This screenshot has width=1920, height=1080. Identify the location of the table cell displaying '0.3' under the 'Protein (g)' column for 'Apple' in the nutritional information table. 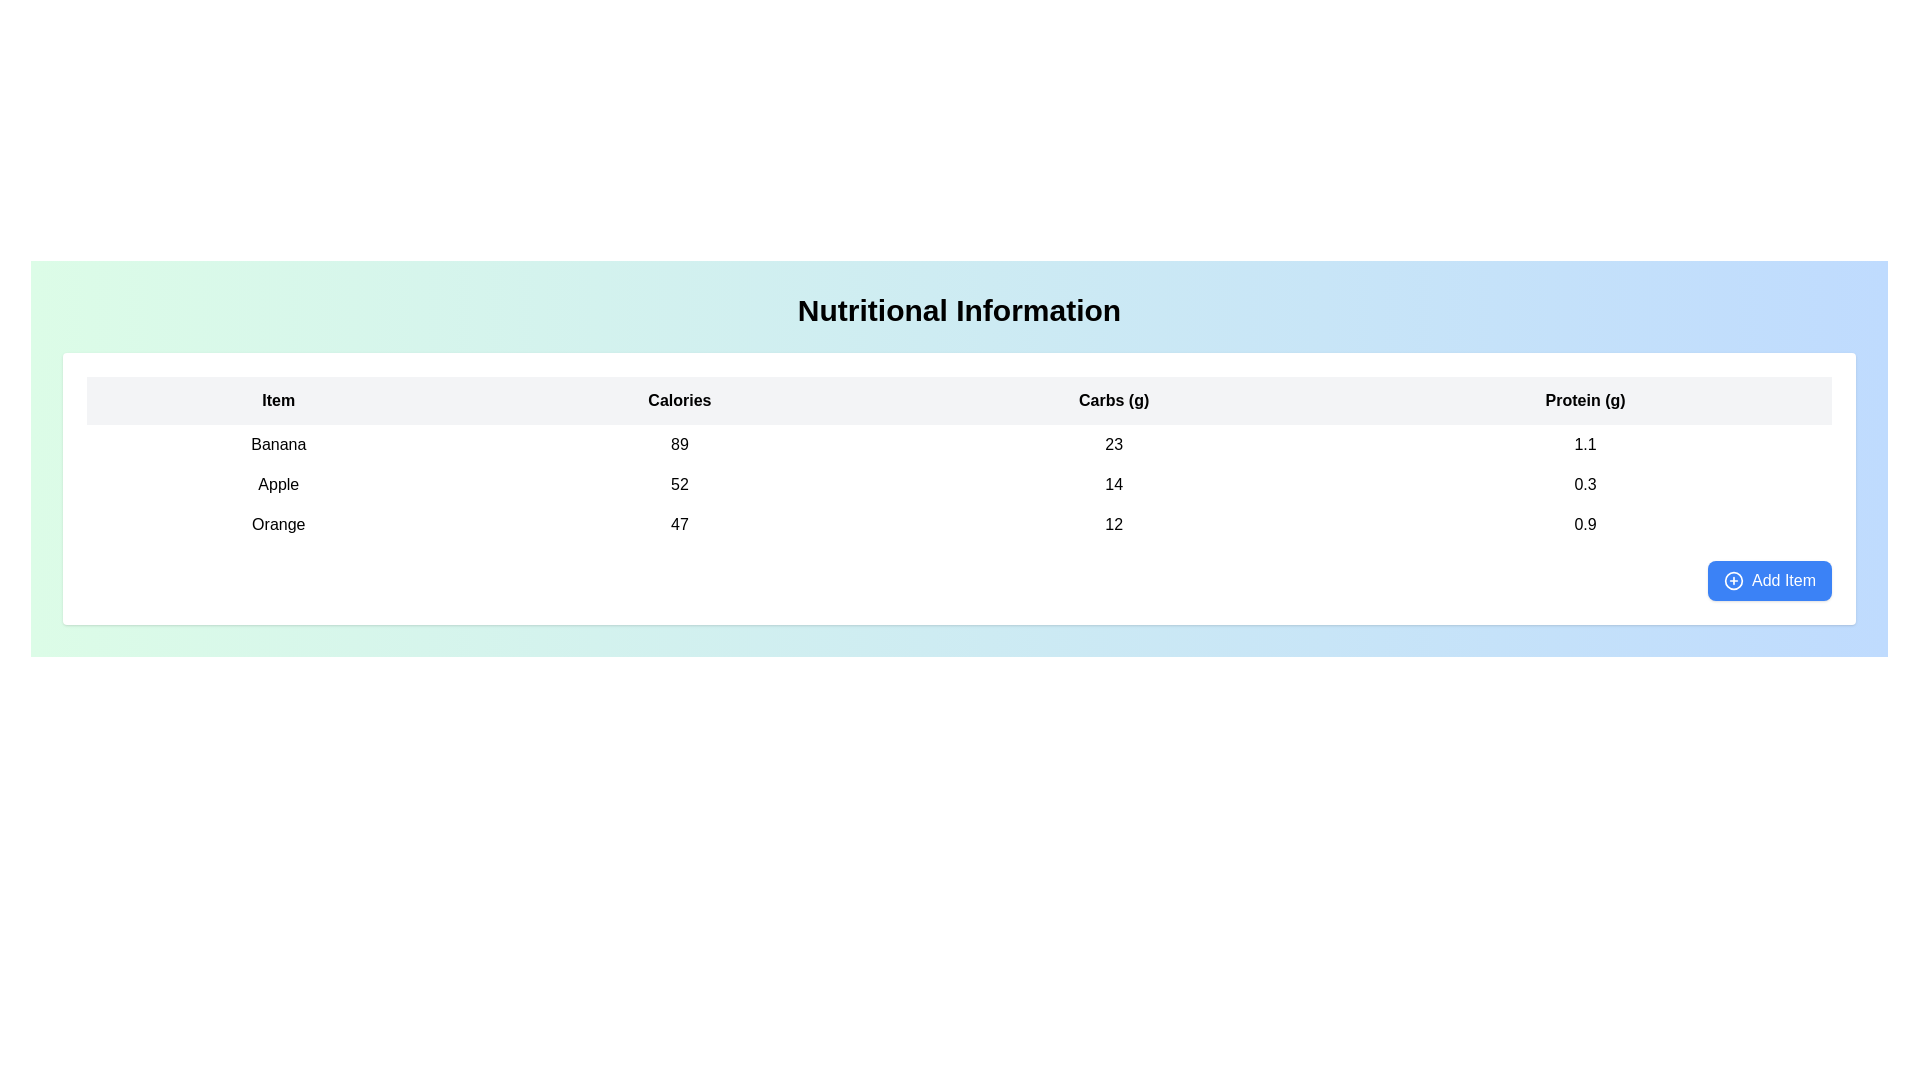
(1584, 485).